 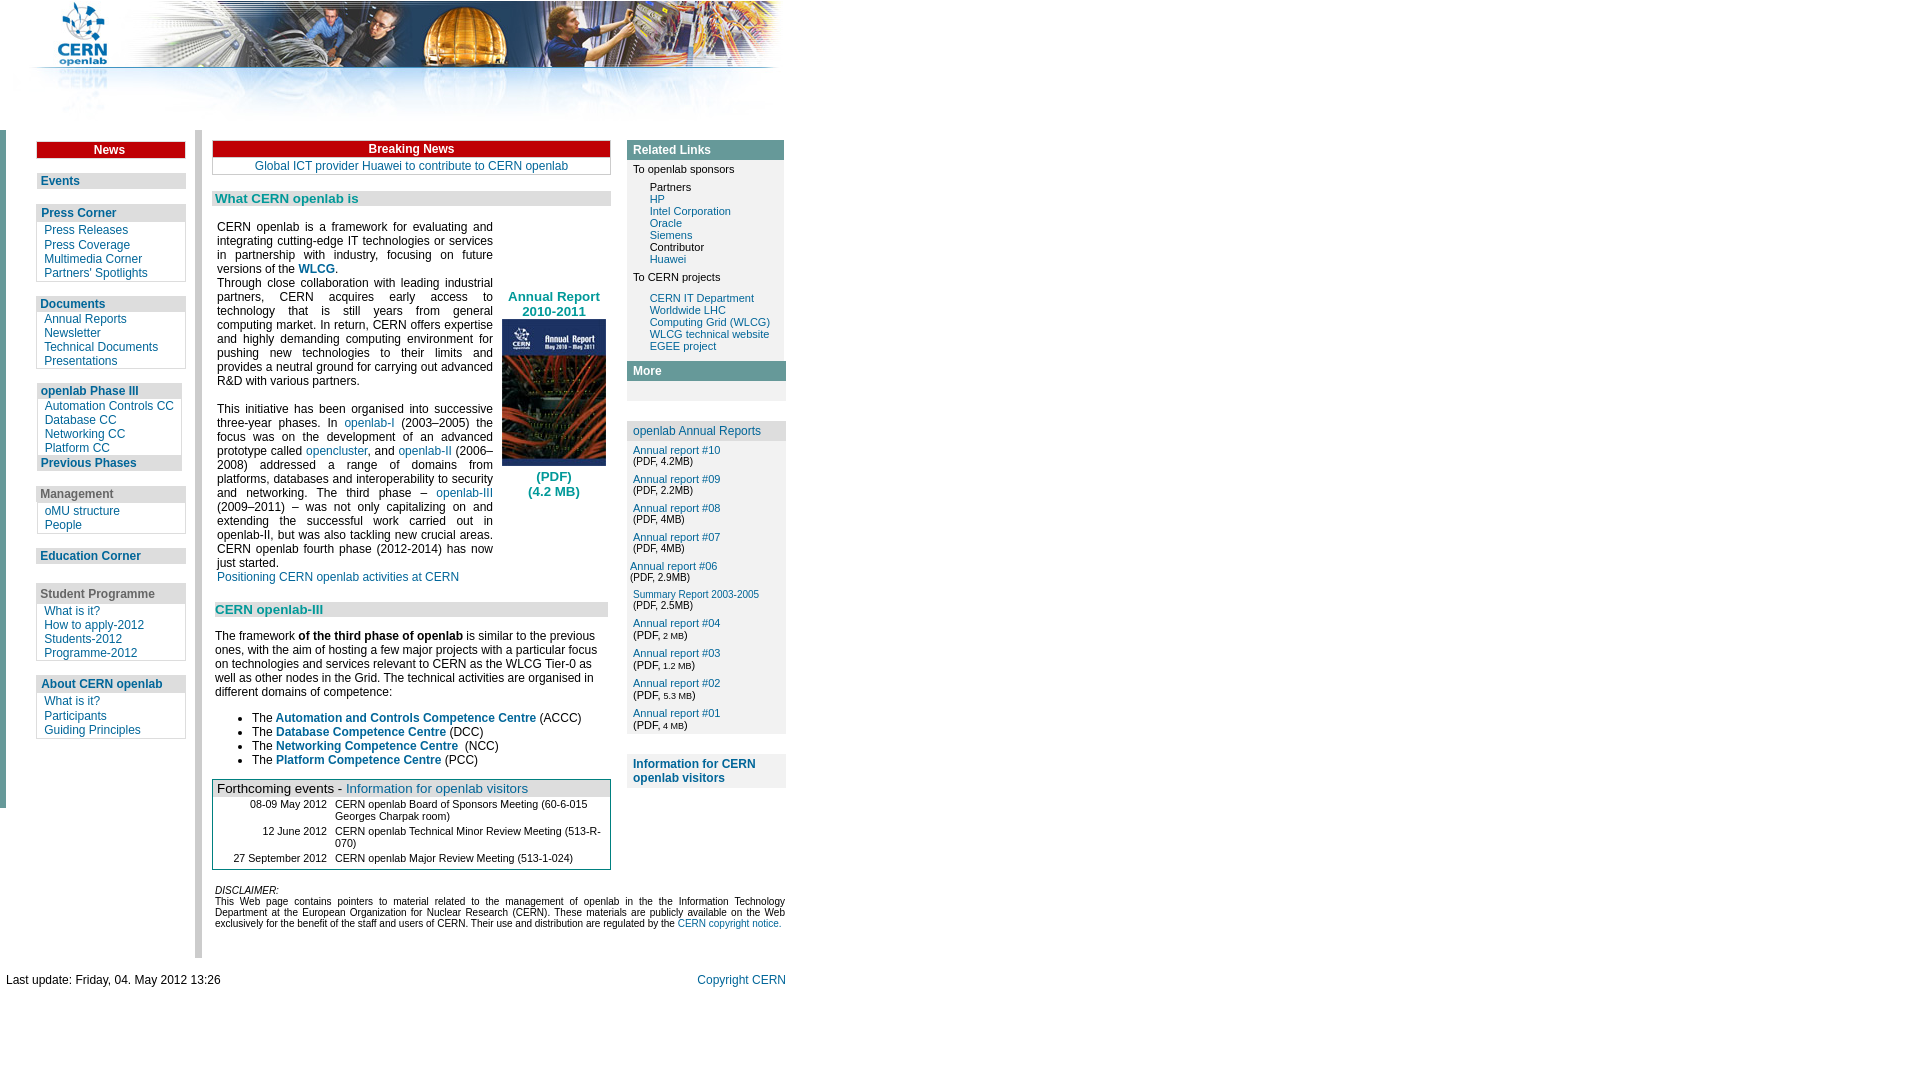 What do you see at coordinates (676, 478) in the screenshot?
I see `'Annual report #09'` at bounding box center [676, 478].